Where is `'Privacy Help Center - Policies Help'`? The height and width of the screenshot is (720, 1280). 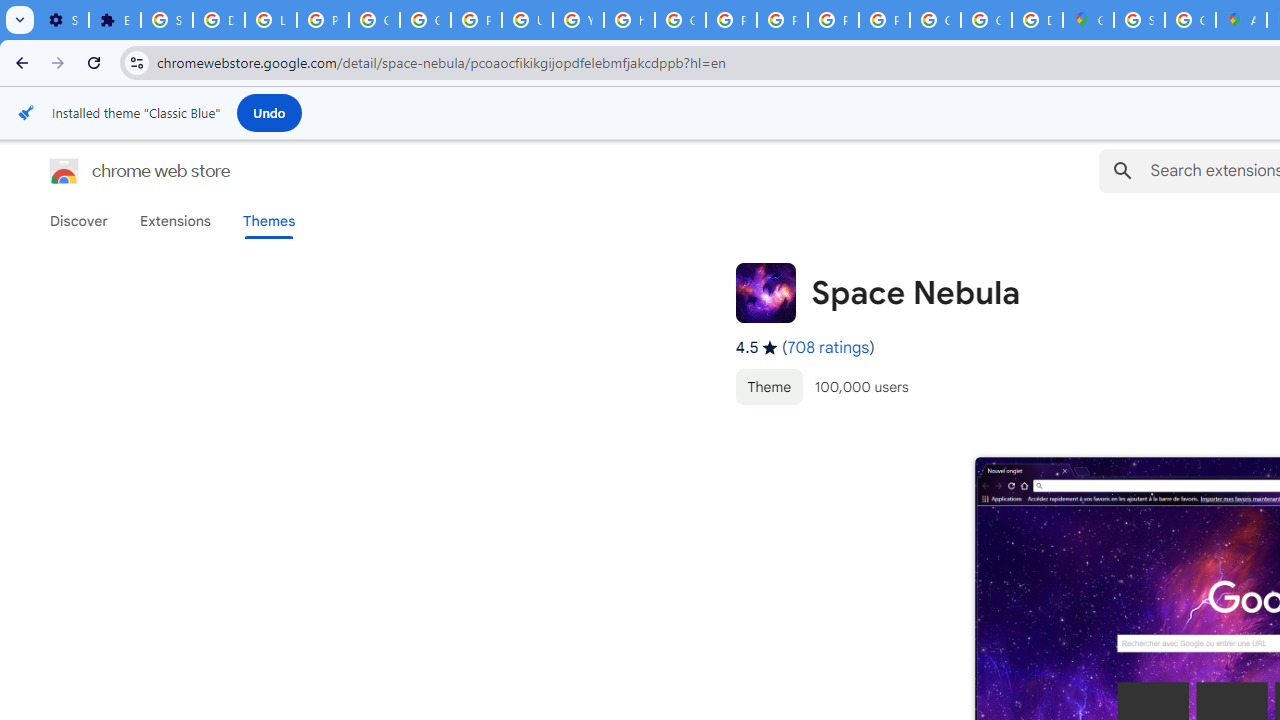
'Privacy Help Center - Policies Help' is located at coordinates (730, 20).